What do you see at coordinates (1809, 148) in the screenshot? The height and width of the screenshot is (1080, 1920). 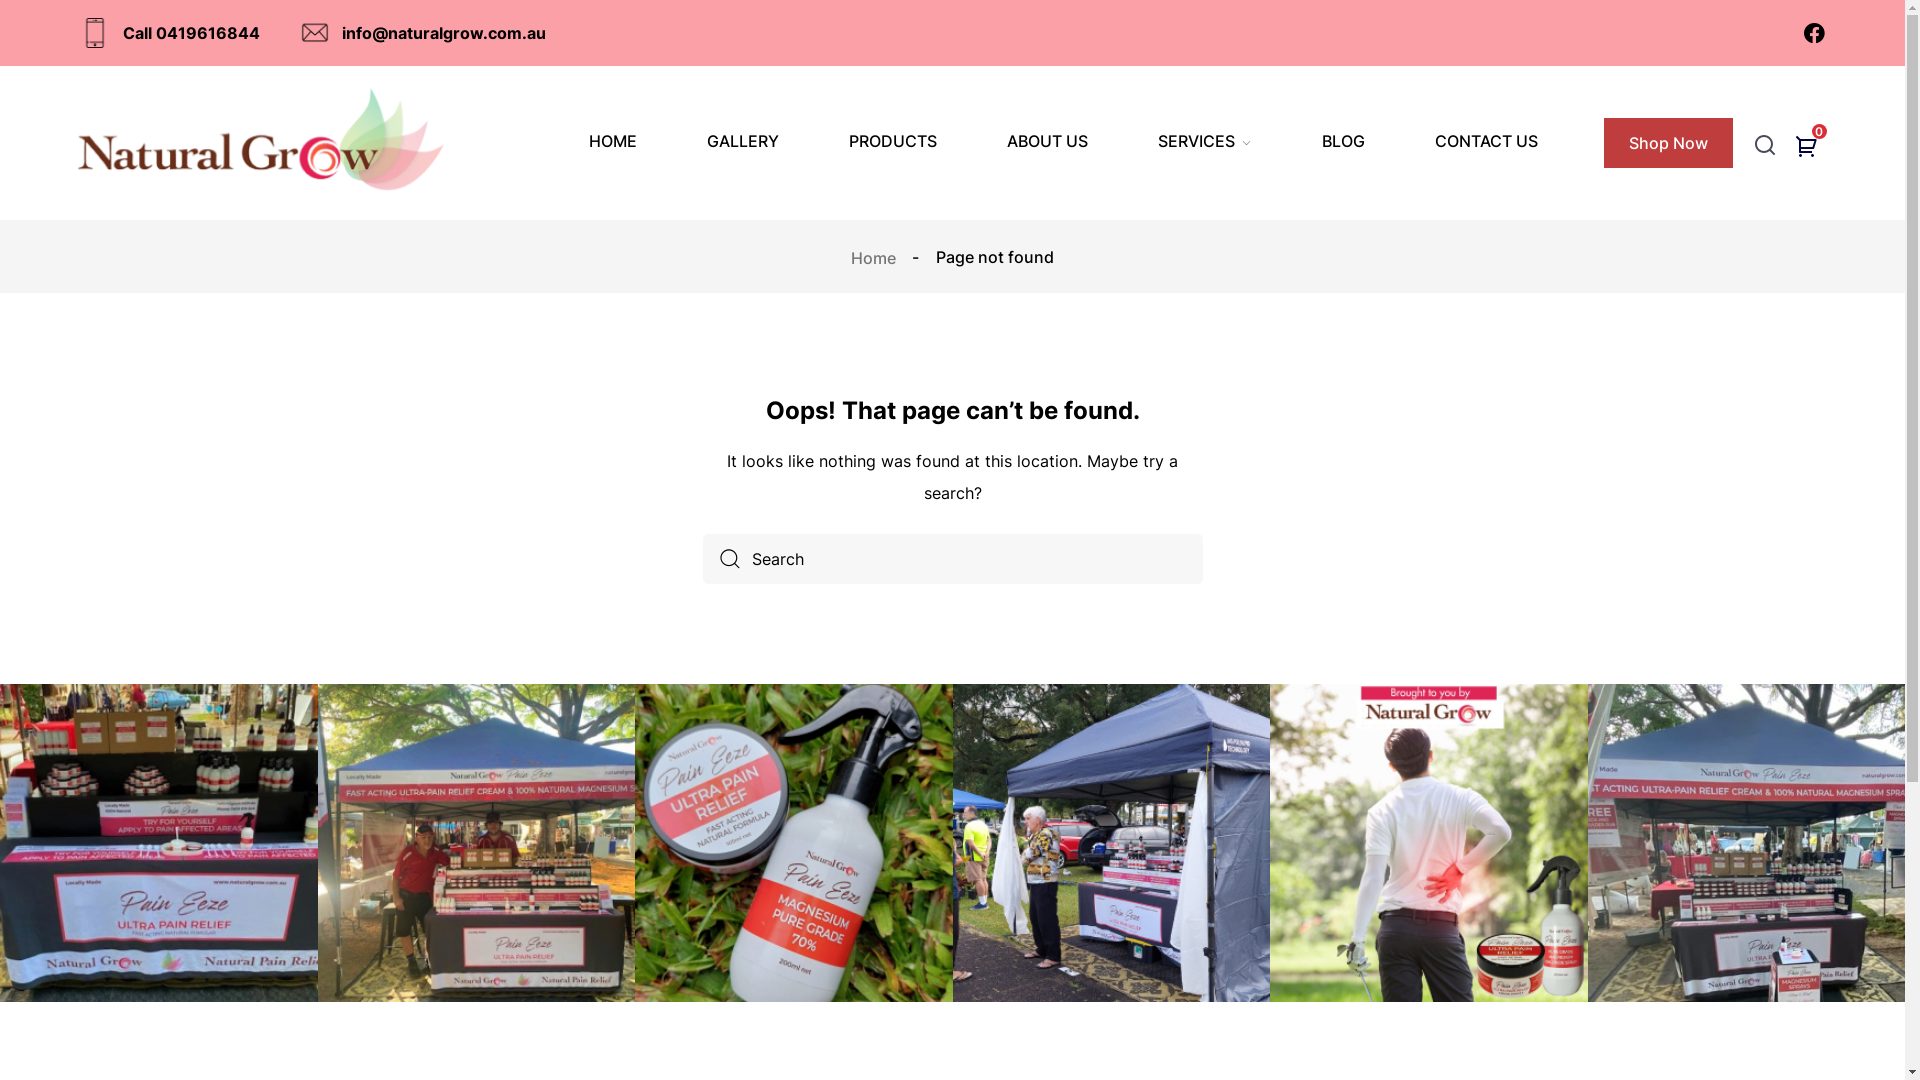 I see `'0'` at bounding box center [1809, 148].